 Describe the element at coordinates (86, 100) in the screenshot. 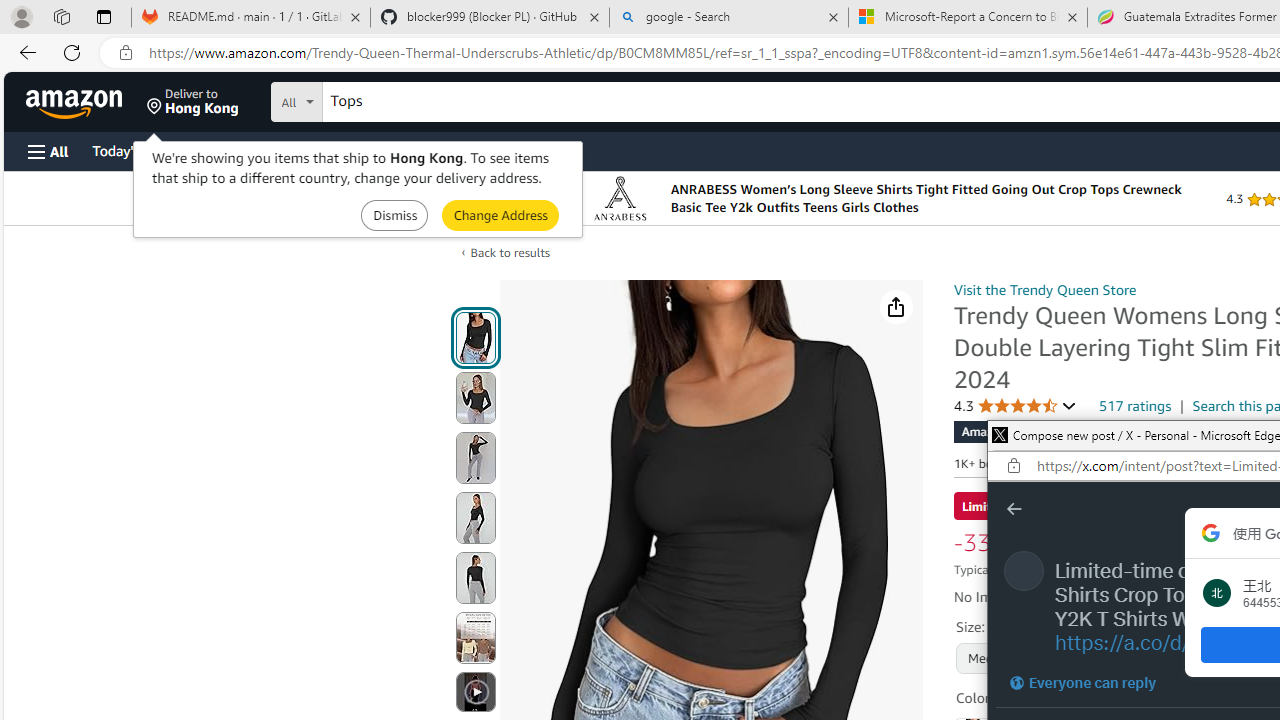

I see `'Skip to main content'` at that location.